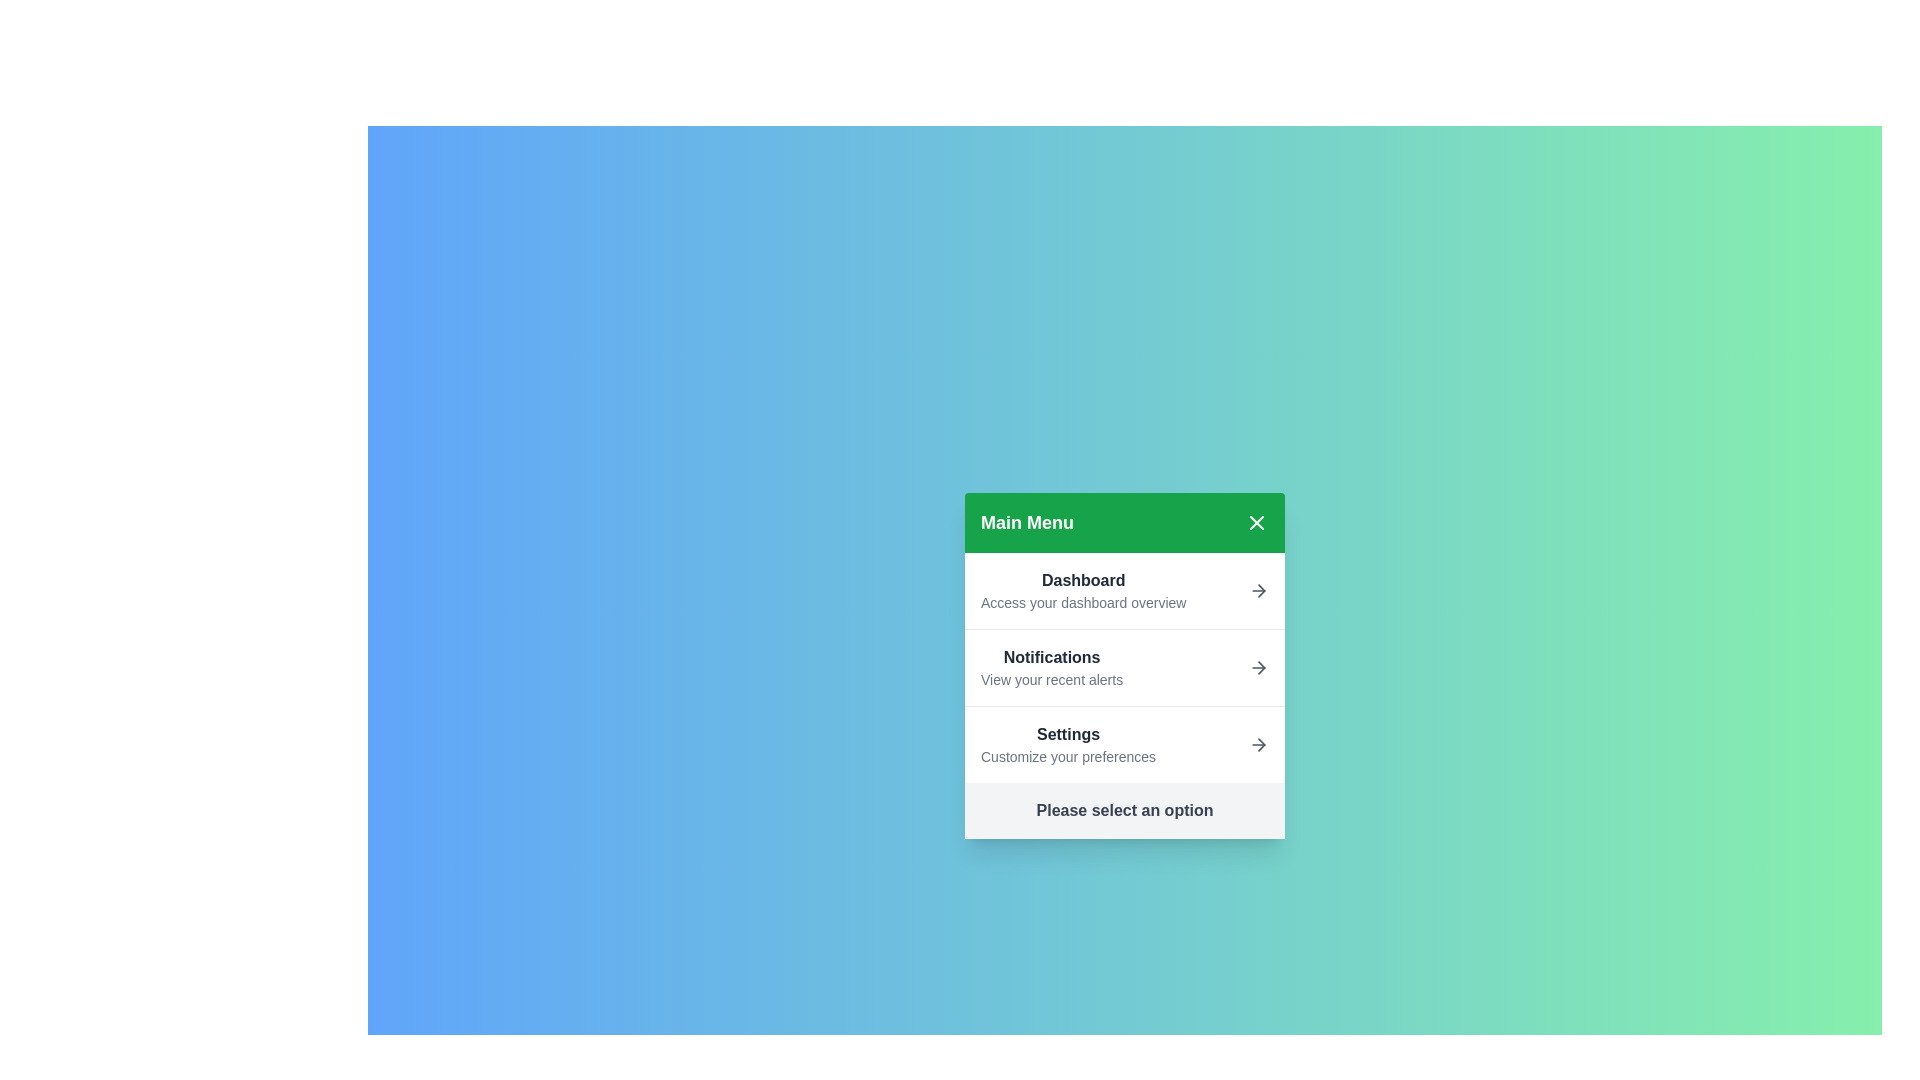 The width and height of the screenshot is (1920, 1080). What do you see at coordinates (1124, 667) in the screenshot?
I see `the menu item labeled Notifications` at bounding box center [1124, 667].